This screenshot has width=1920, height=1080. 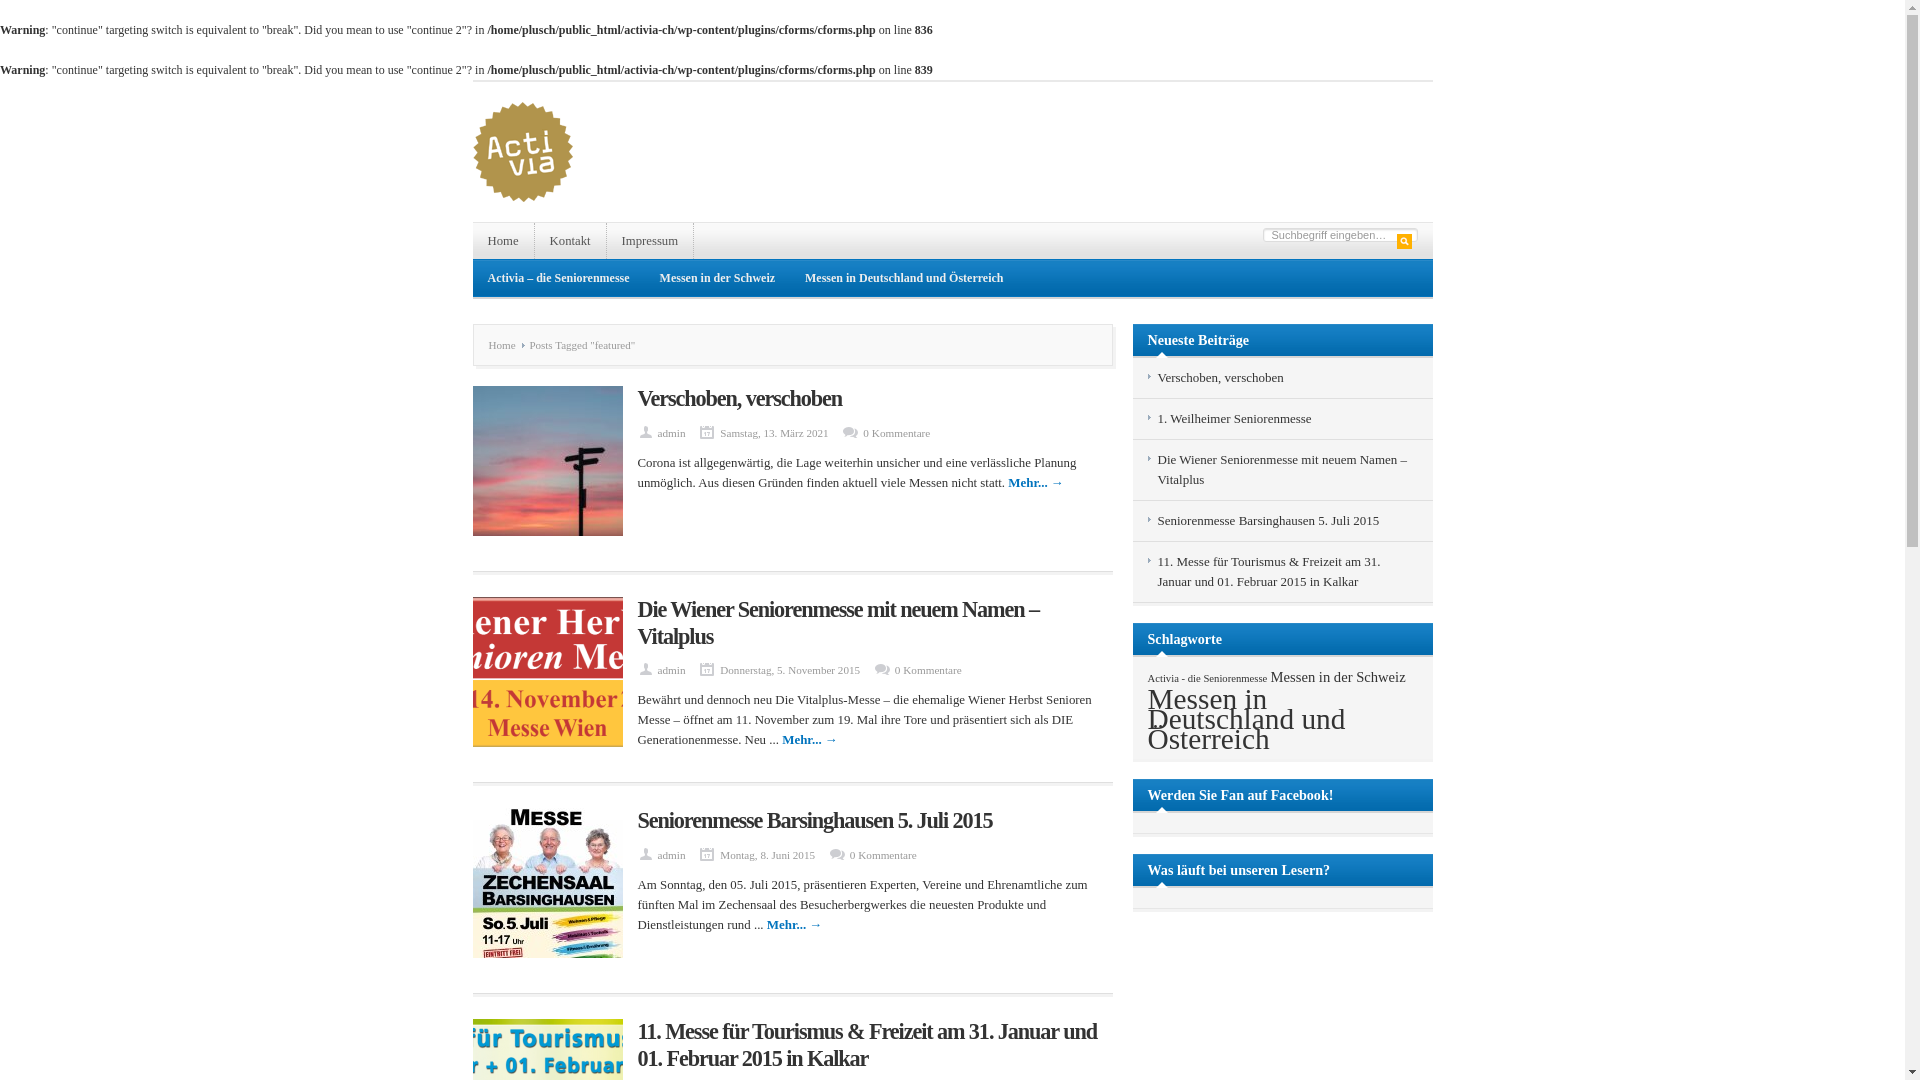 I want to click on '0 Kommentare', so click(x=927, y=670).